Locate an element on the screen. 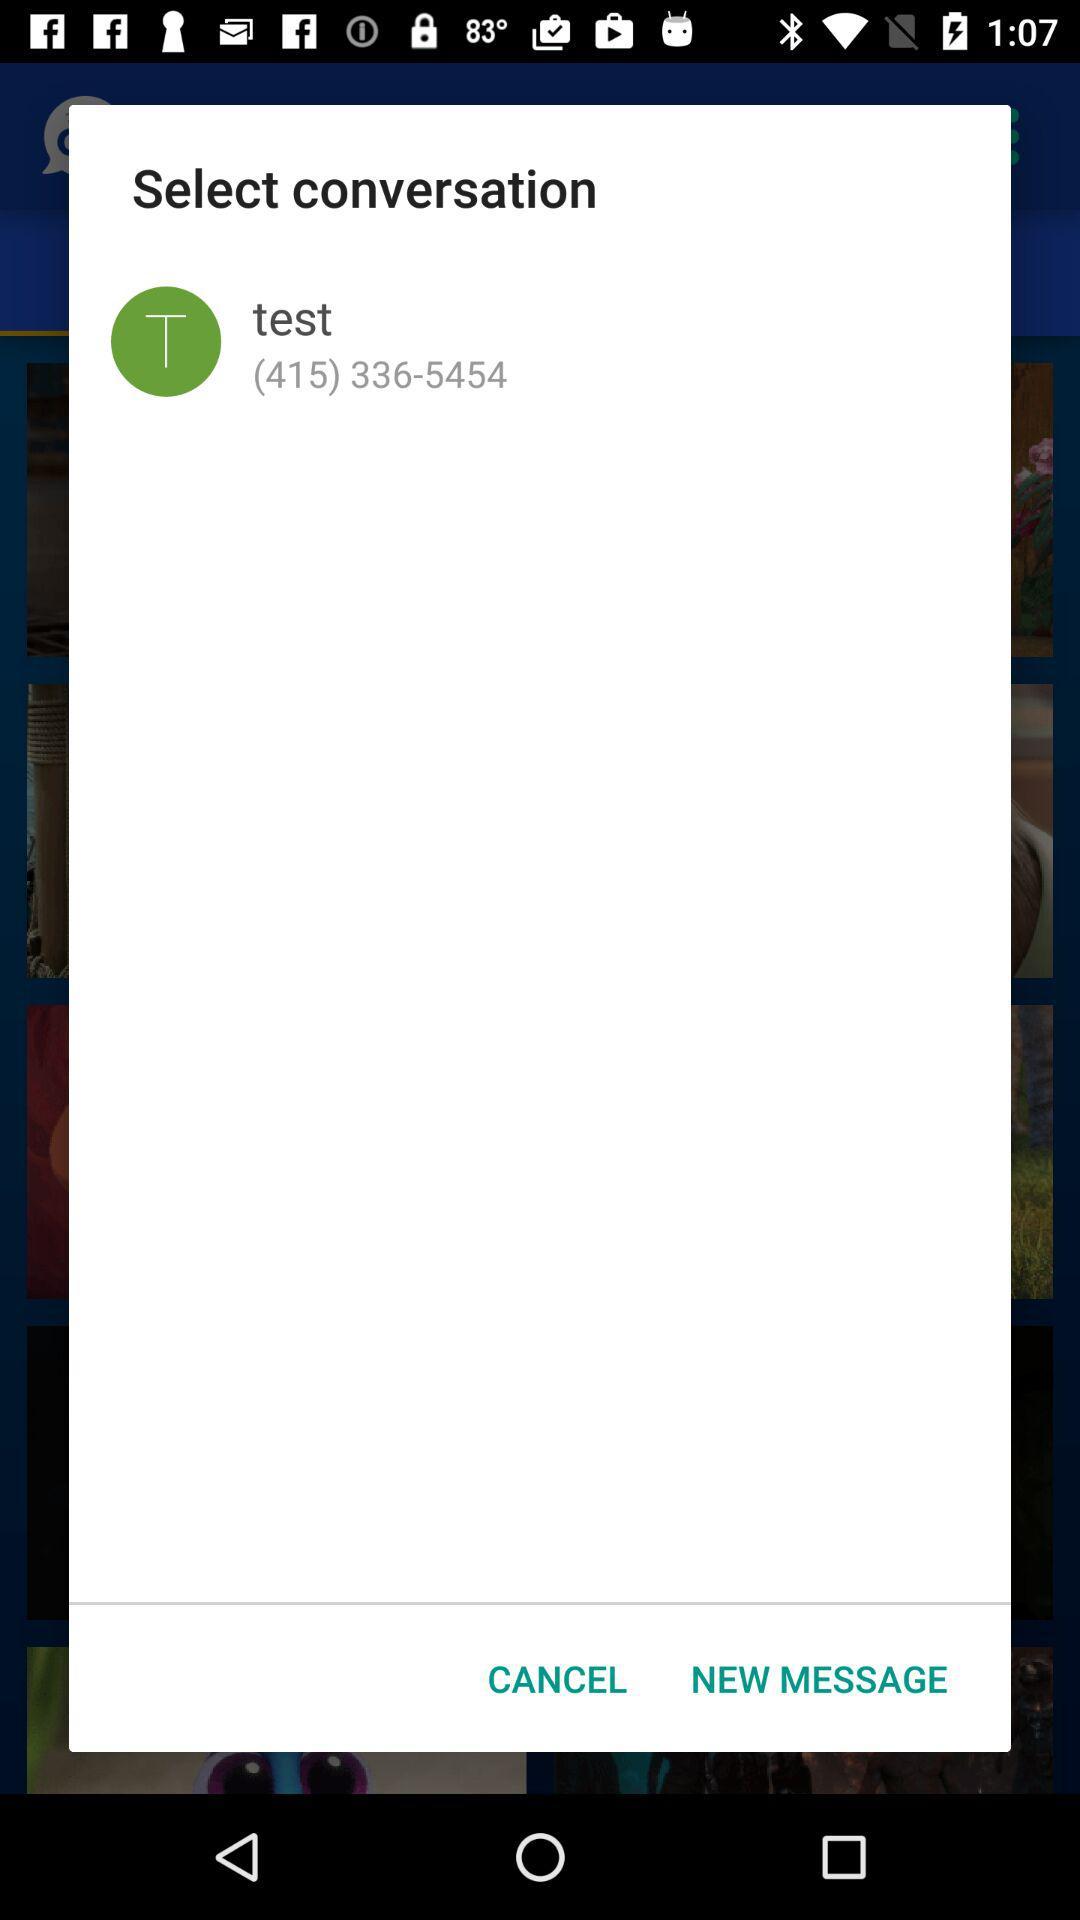 The image size is (1080, 1920). the button next to the cancel item is located at coordinates (819, 1678).